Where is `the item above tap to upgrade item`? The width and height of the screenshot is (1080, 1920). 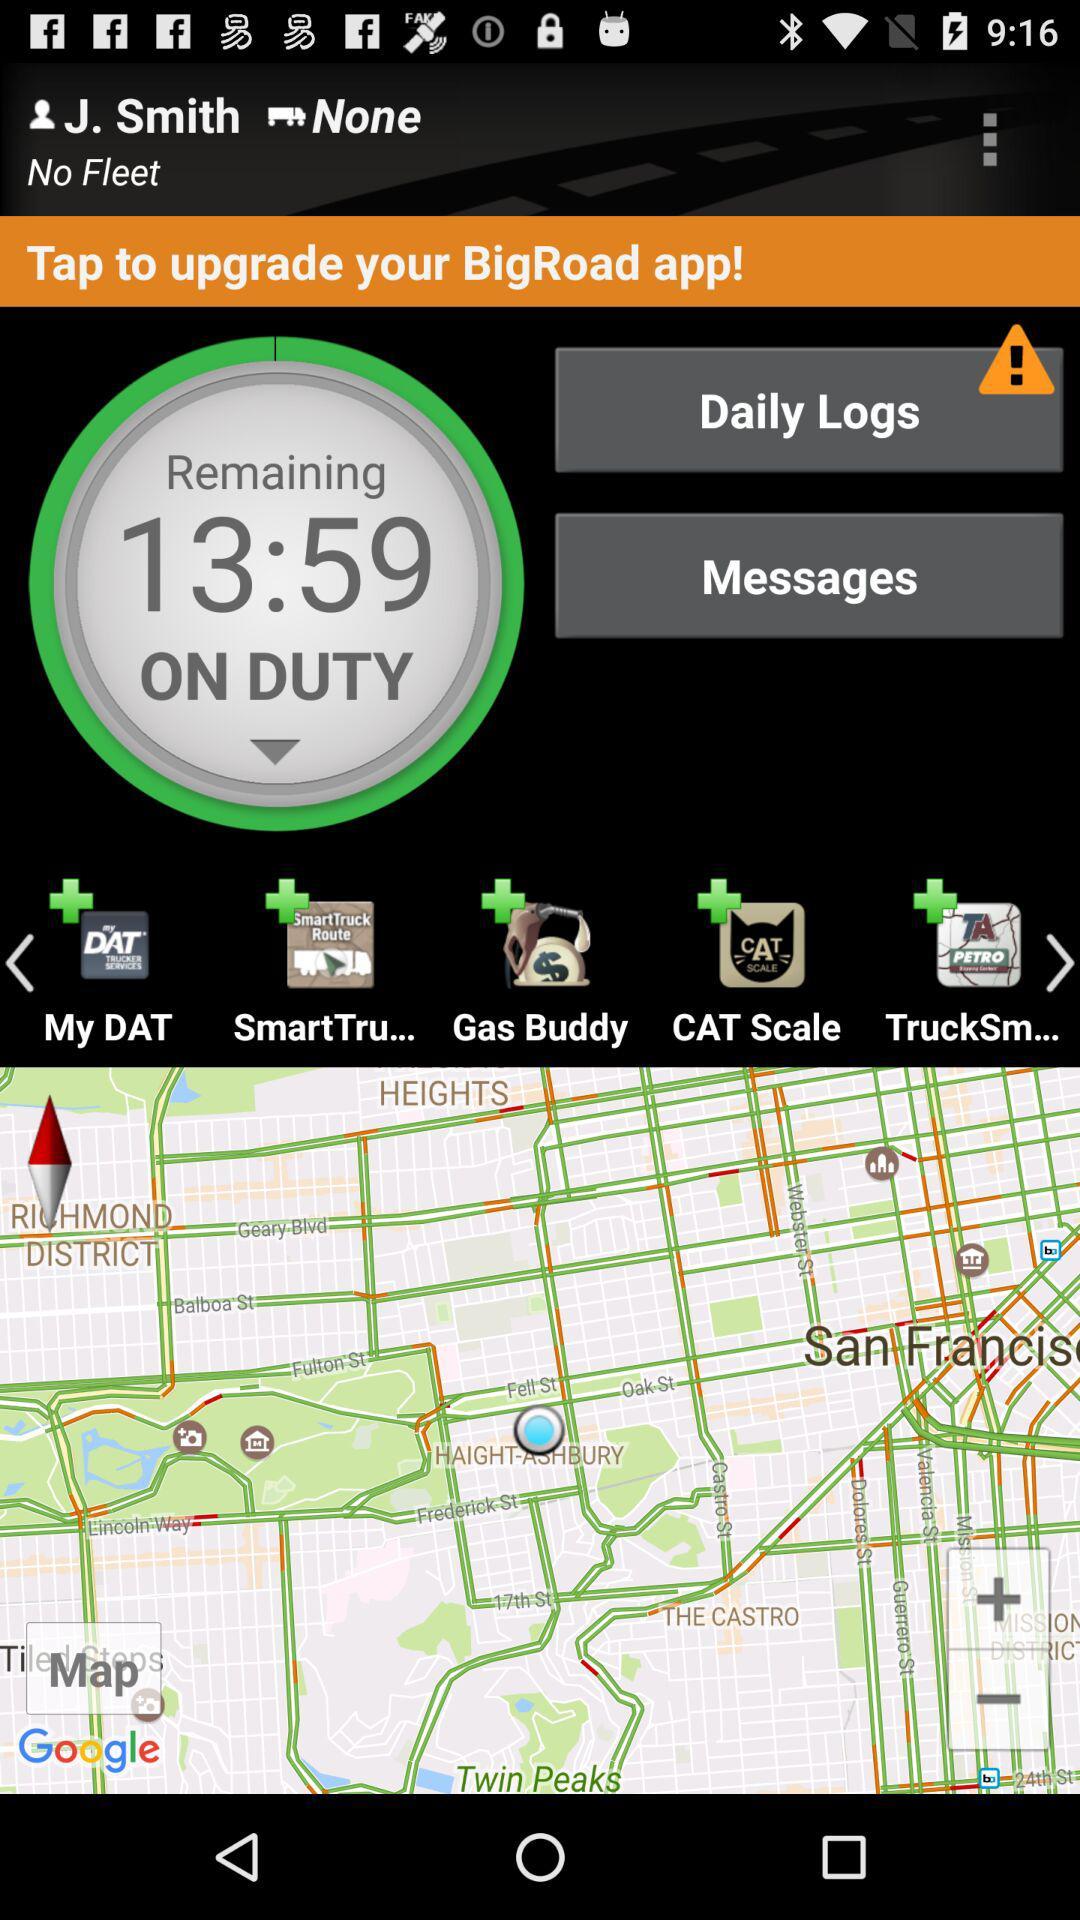 the item above tap to upgrade item is located at coordinates (990, 138).